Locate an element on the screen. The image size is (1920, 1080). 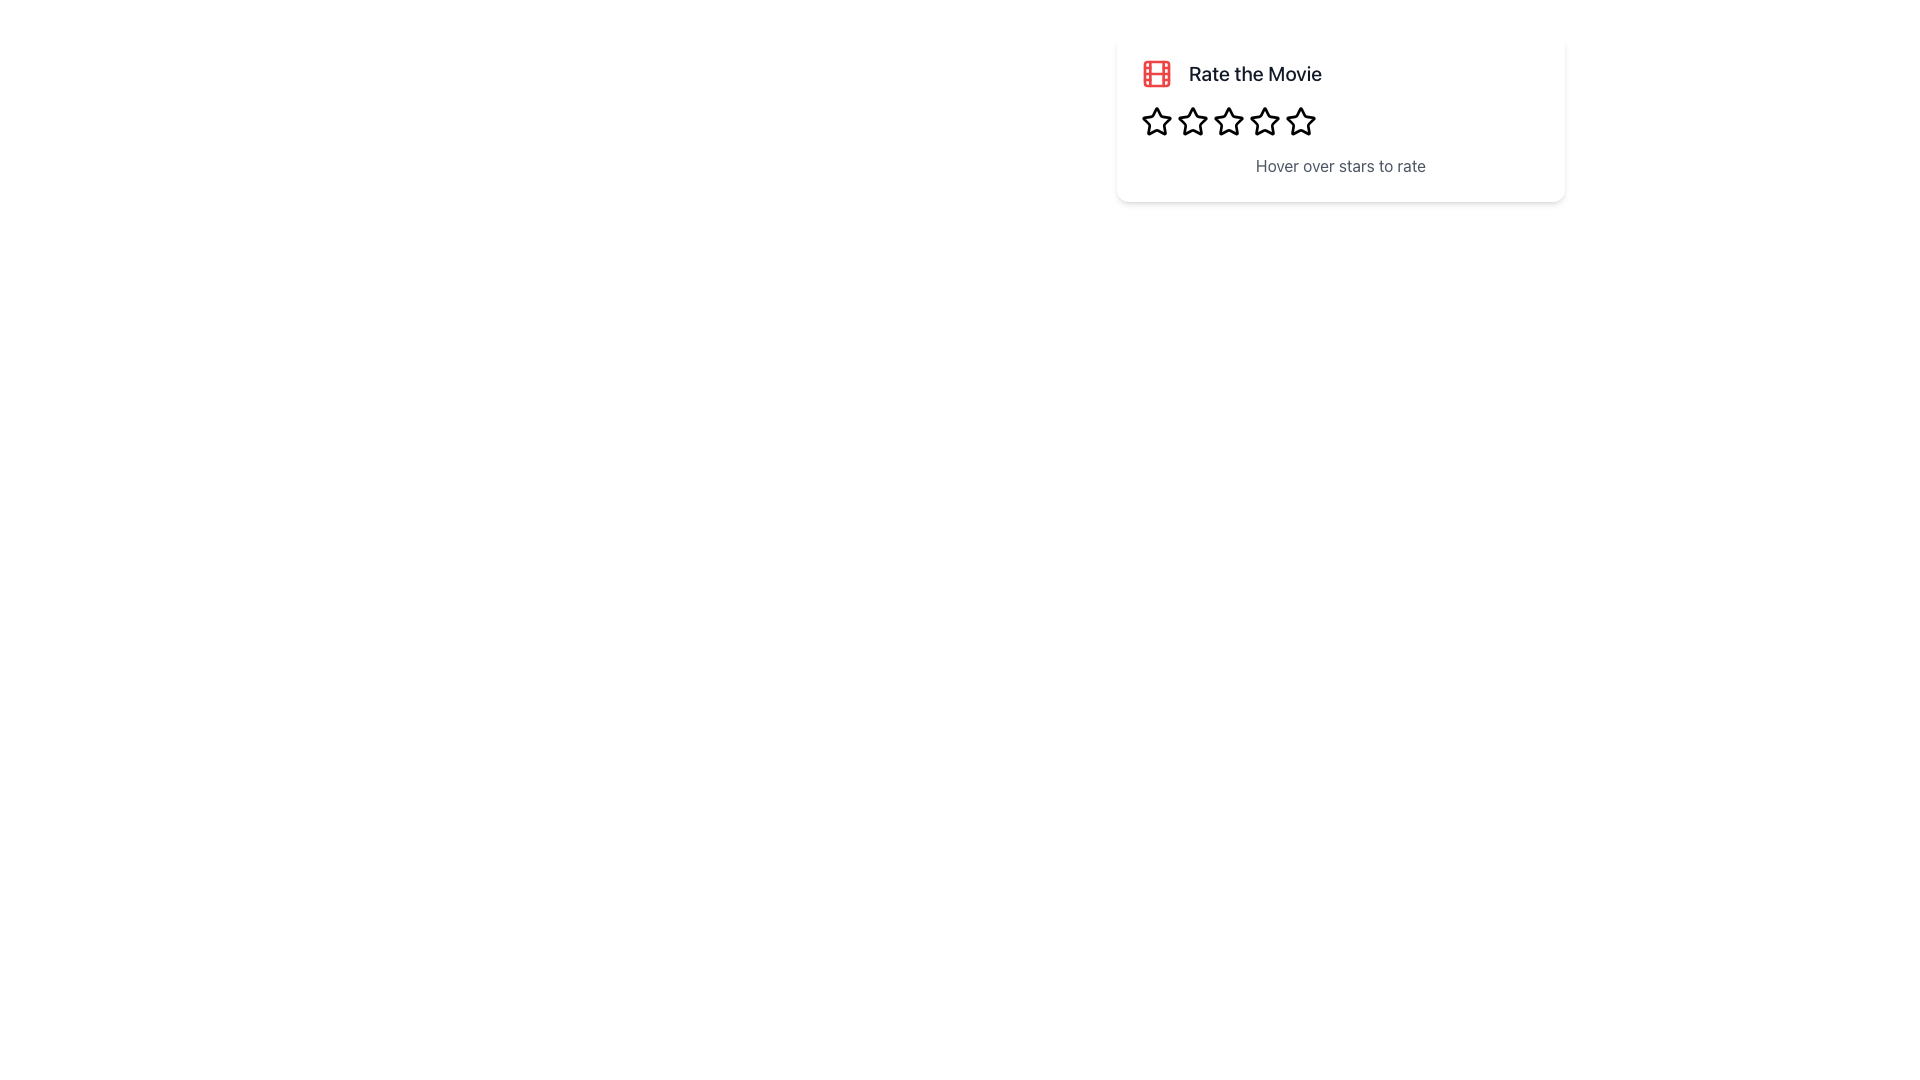
the static text label displaying 'Rate the Movie', which is styled with a large font size and a medium font weight, located to the right of a film reel icon is located at coordinates (1254, 72).